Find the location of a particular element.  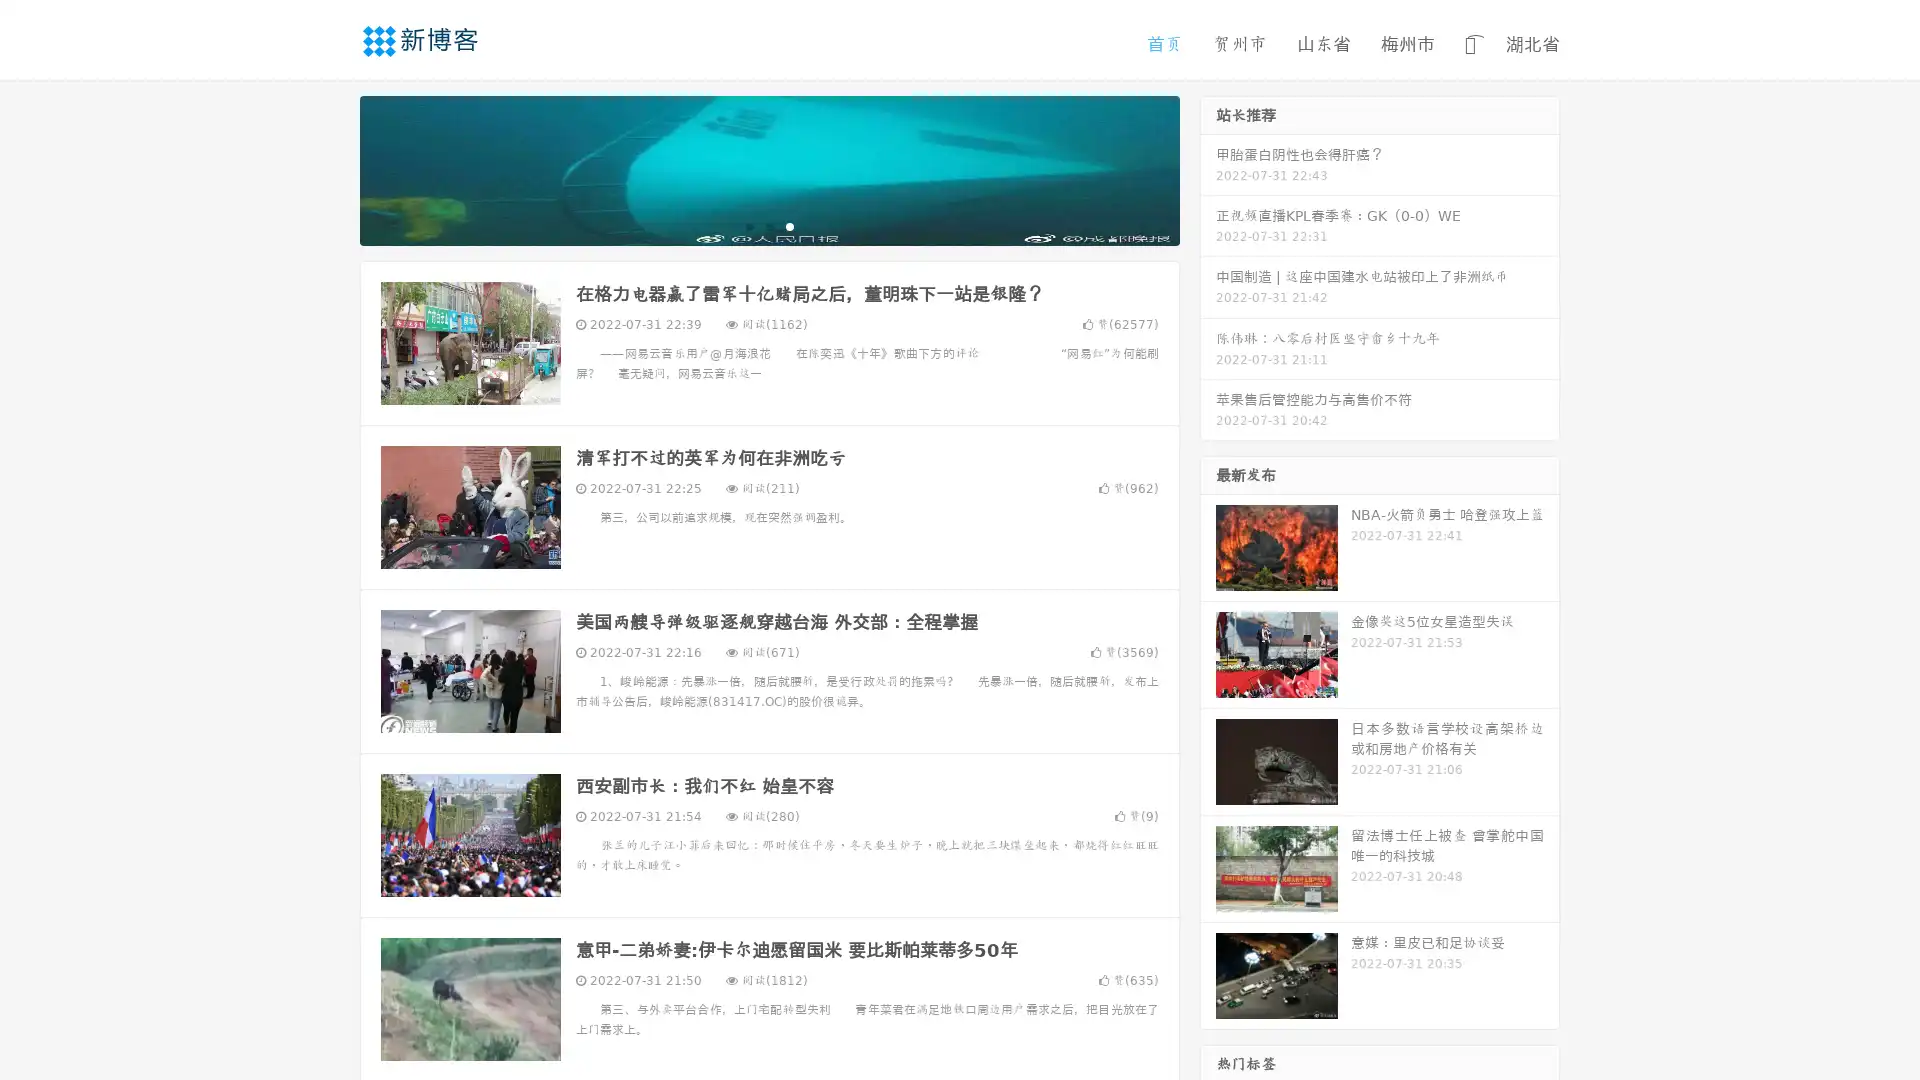

Previous slide is located at coordinates (330, 168).